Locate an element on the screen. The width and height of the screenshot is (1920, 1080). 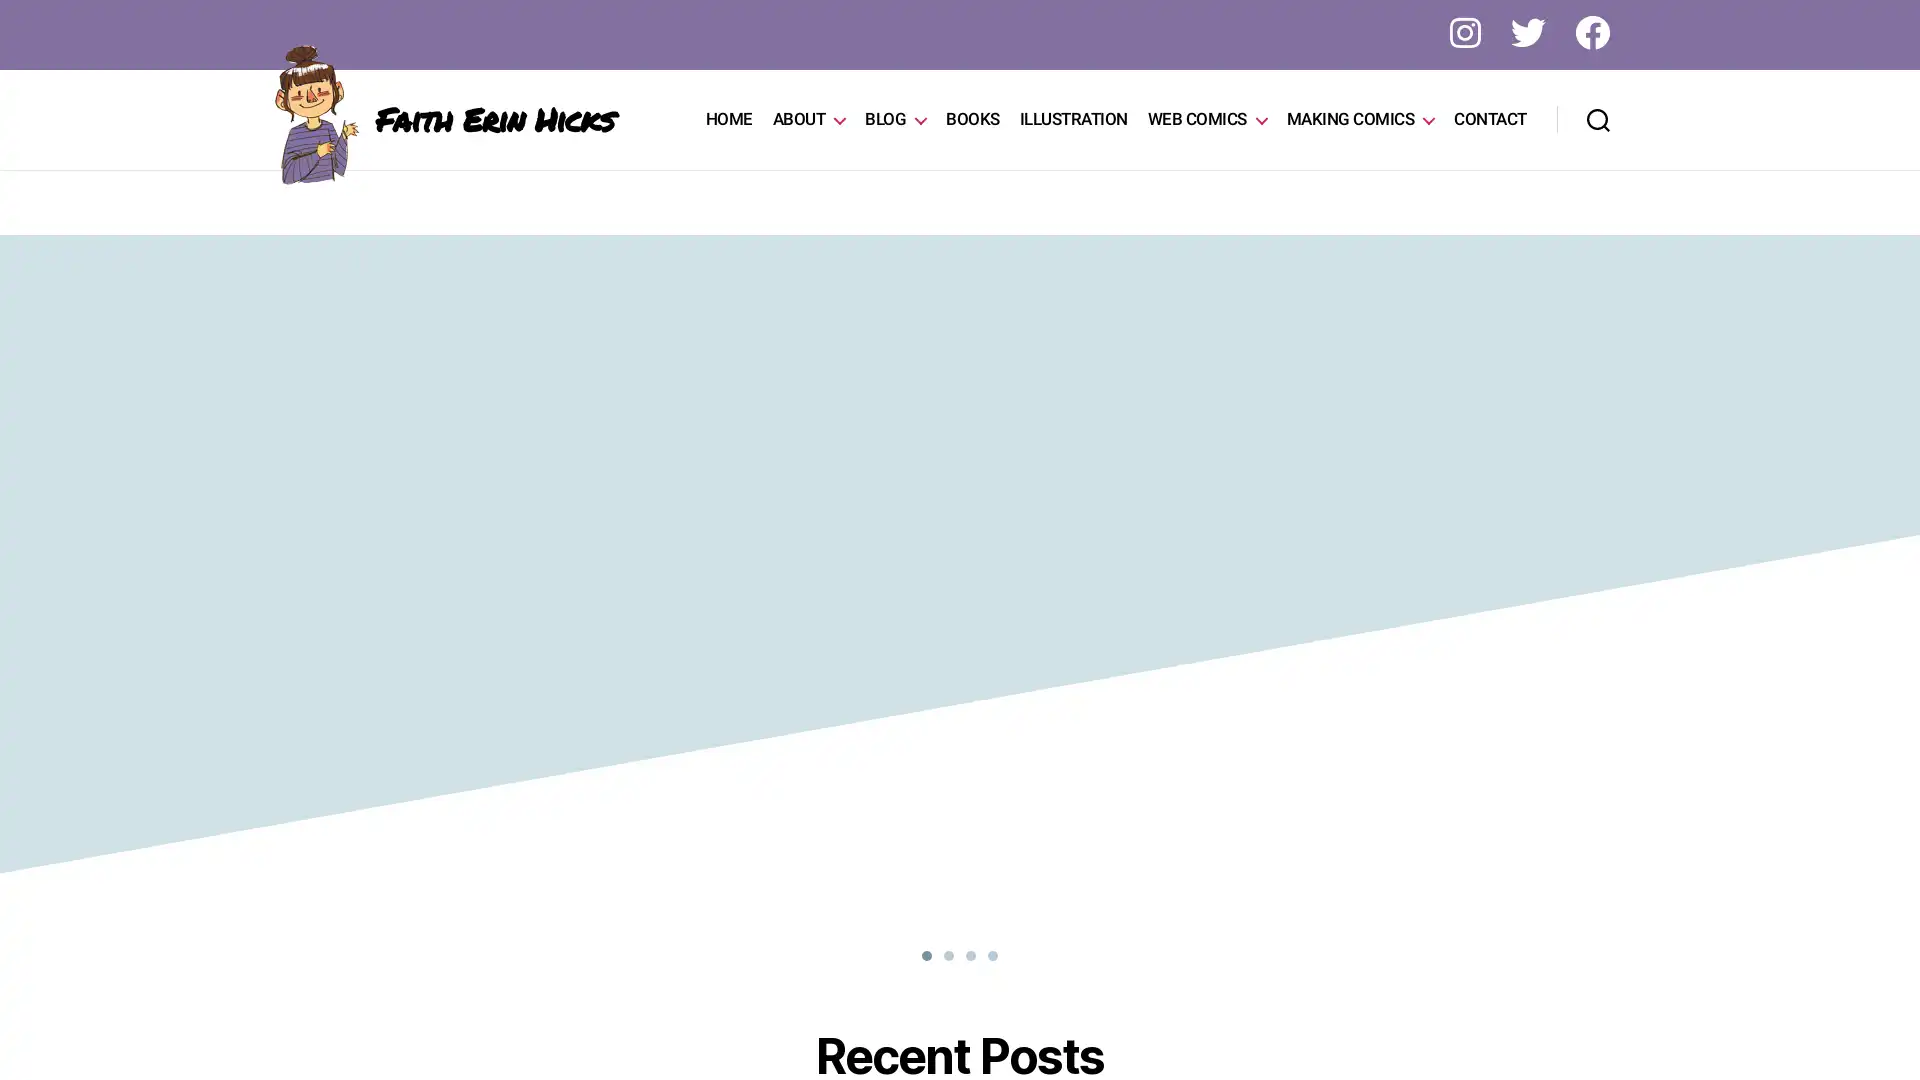
Slide 1 is located at coordinates (925, 954).